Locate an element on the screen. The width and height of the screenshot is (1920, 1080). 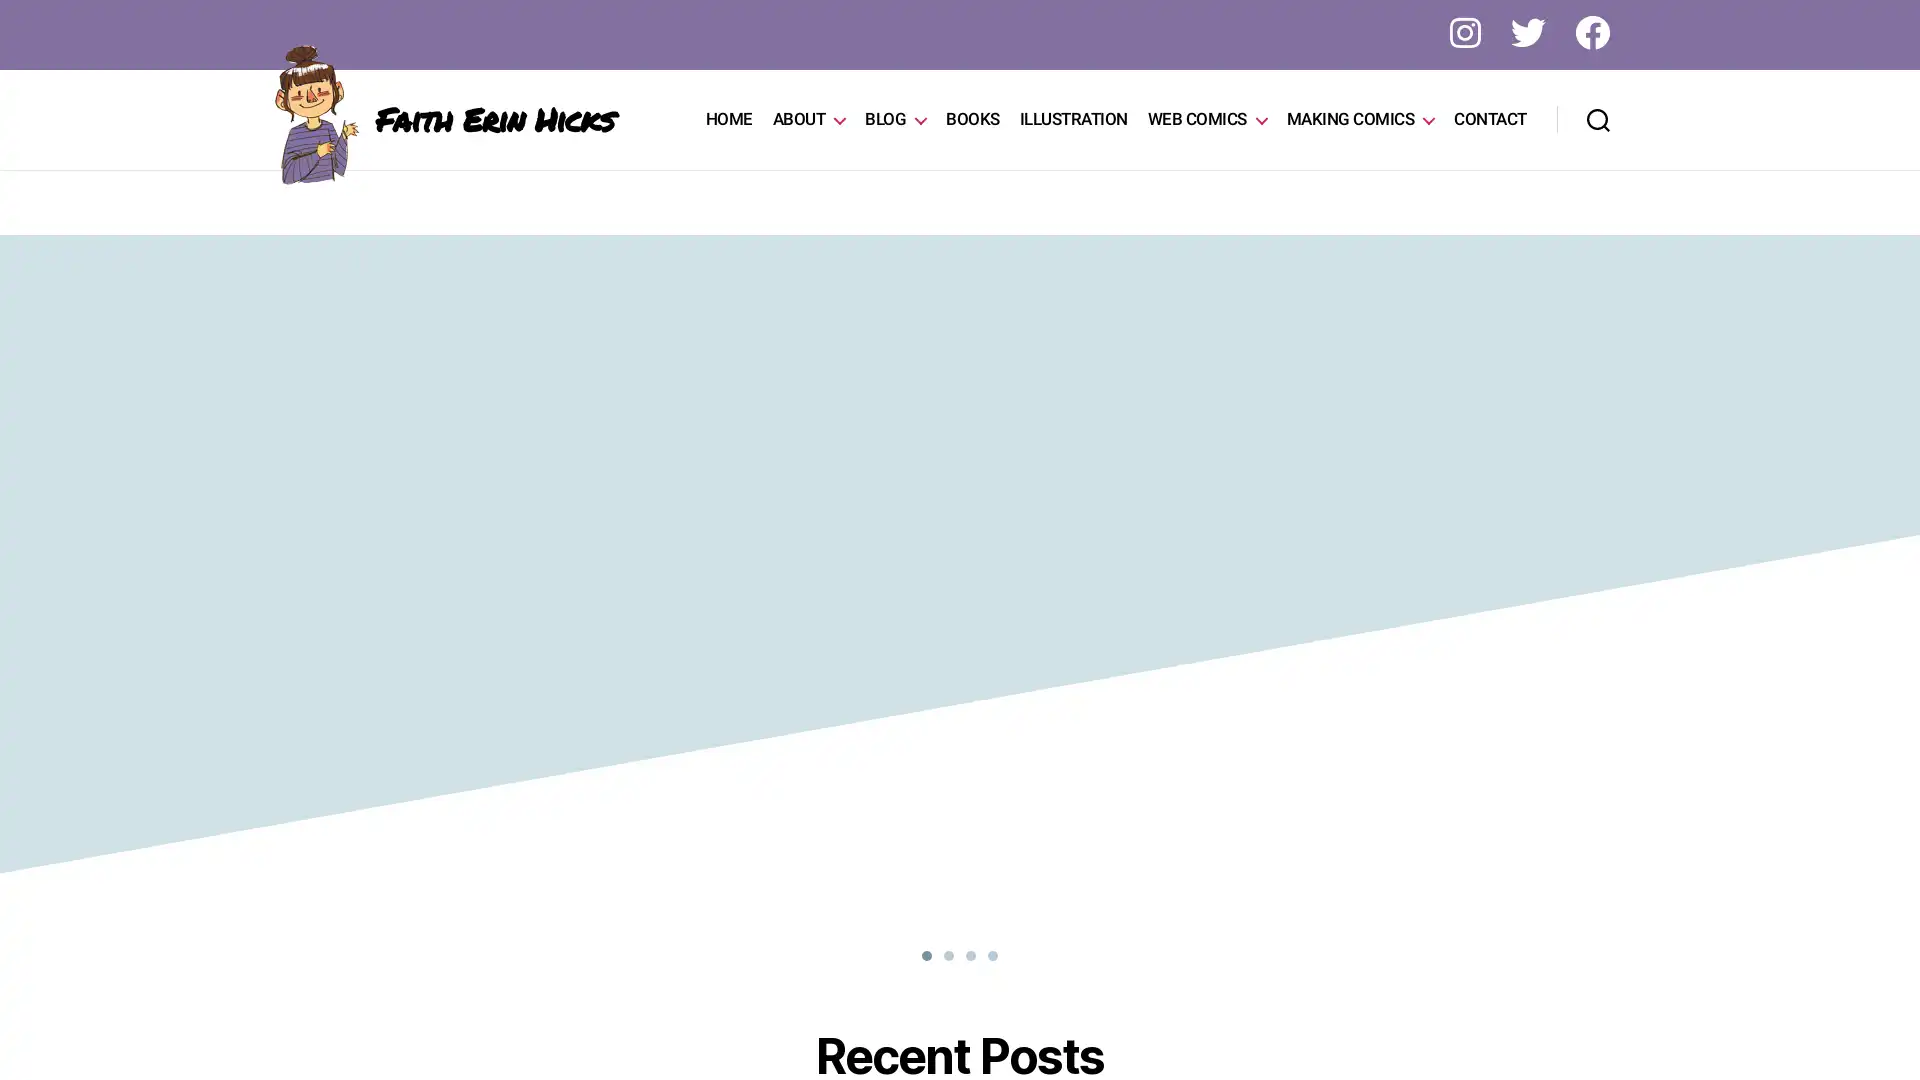
Slide 1 is located at coordinates (925, 954).